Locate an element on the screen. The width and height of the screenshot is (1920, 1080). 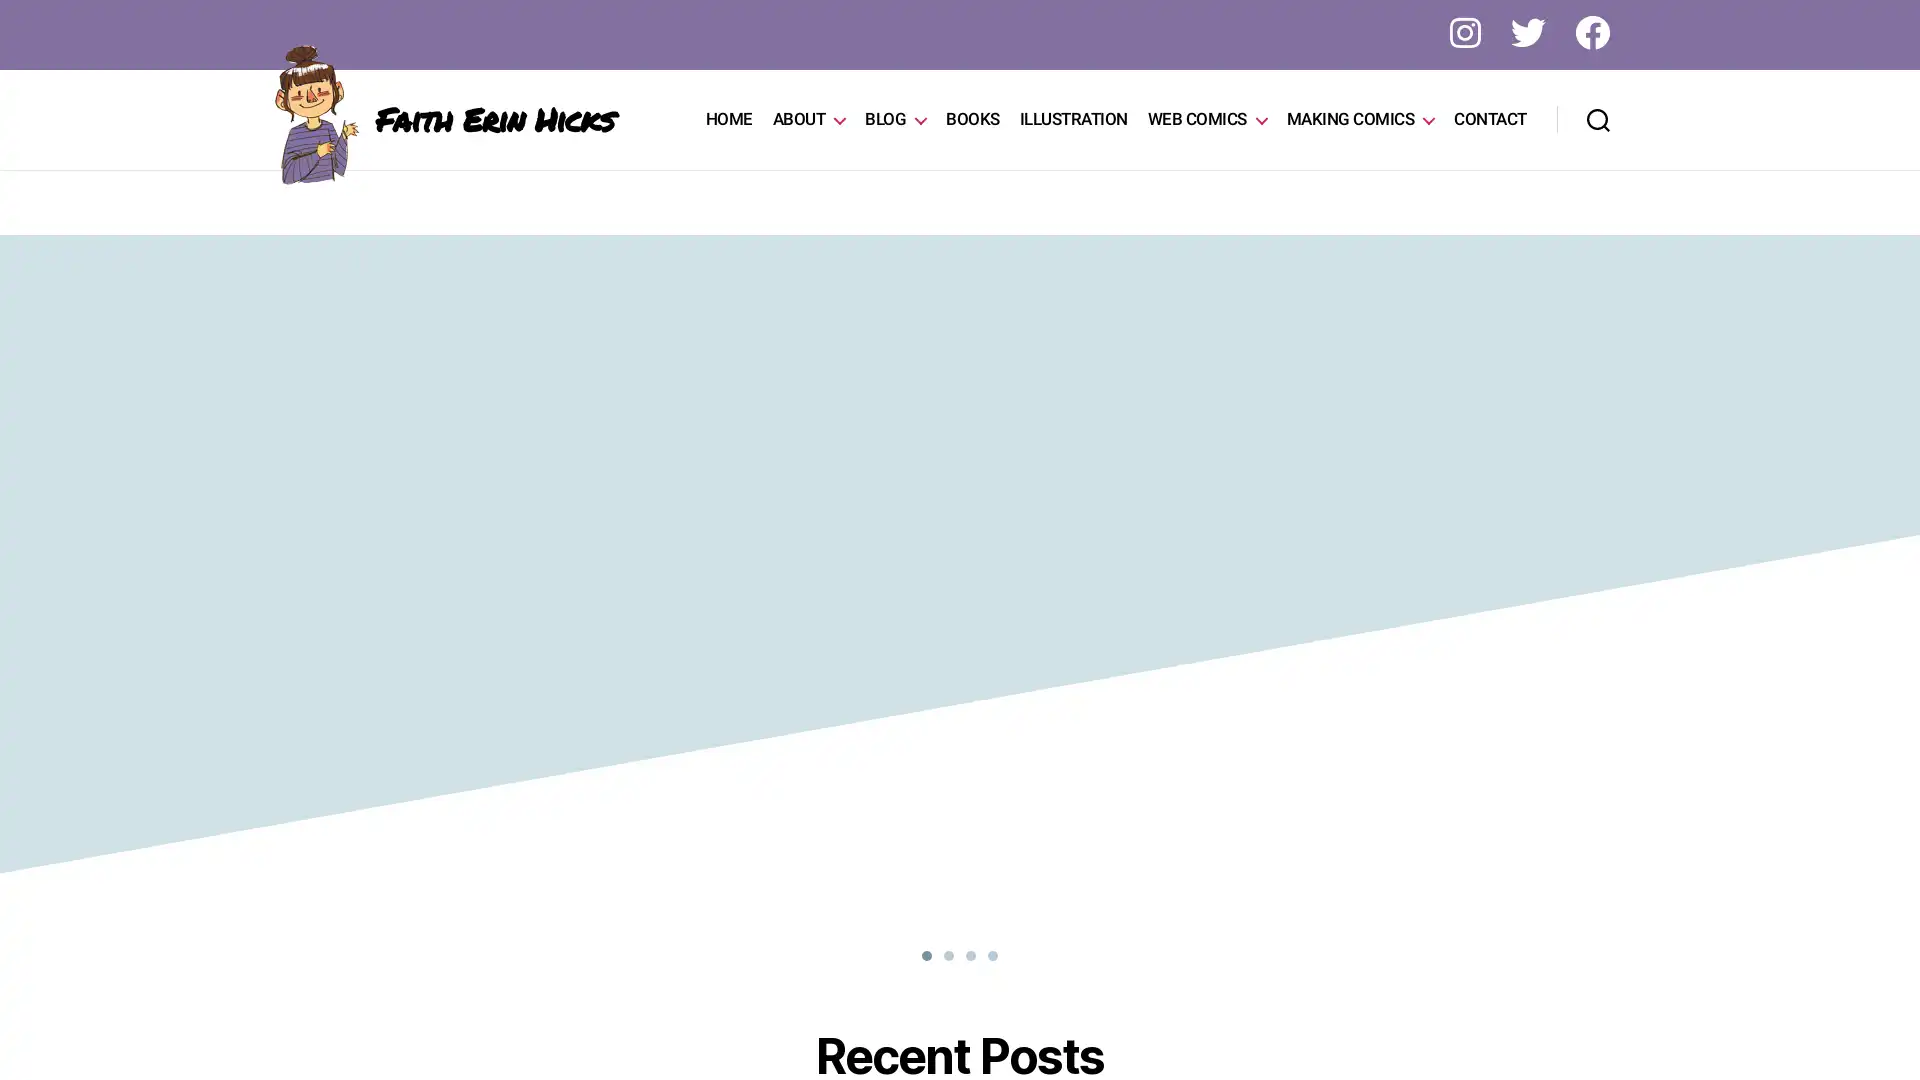
Slide 1 is located at coordinates (925, 954).